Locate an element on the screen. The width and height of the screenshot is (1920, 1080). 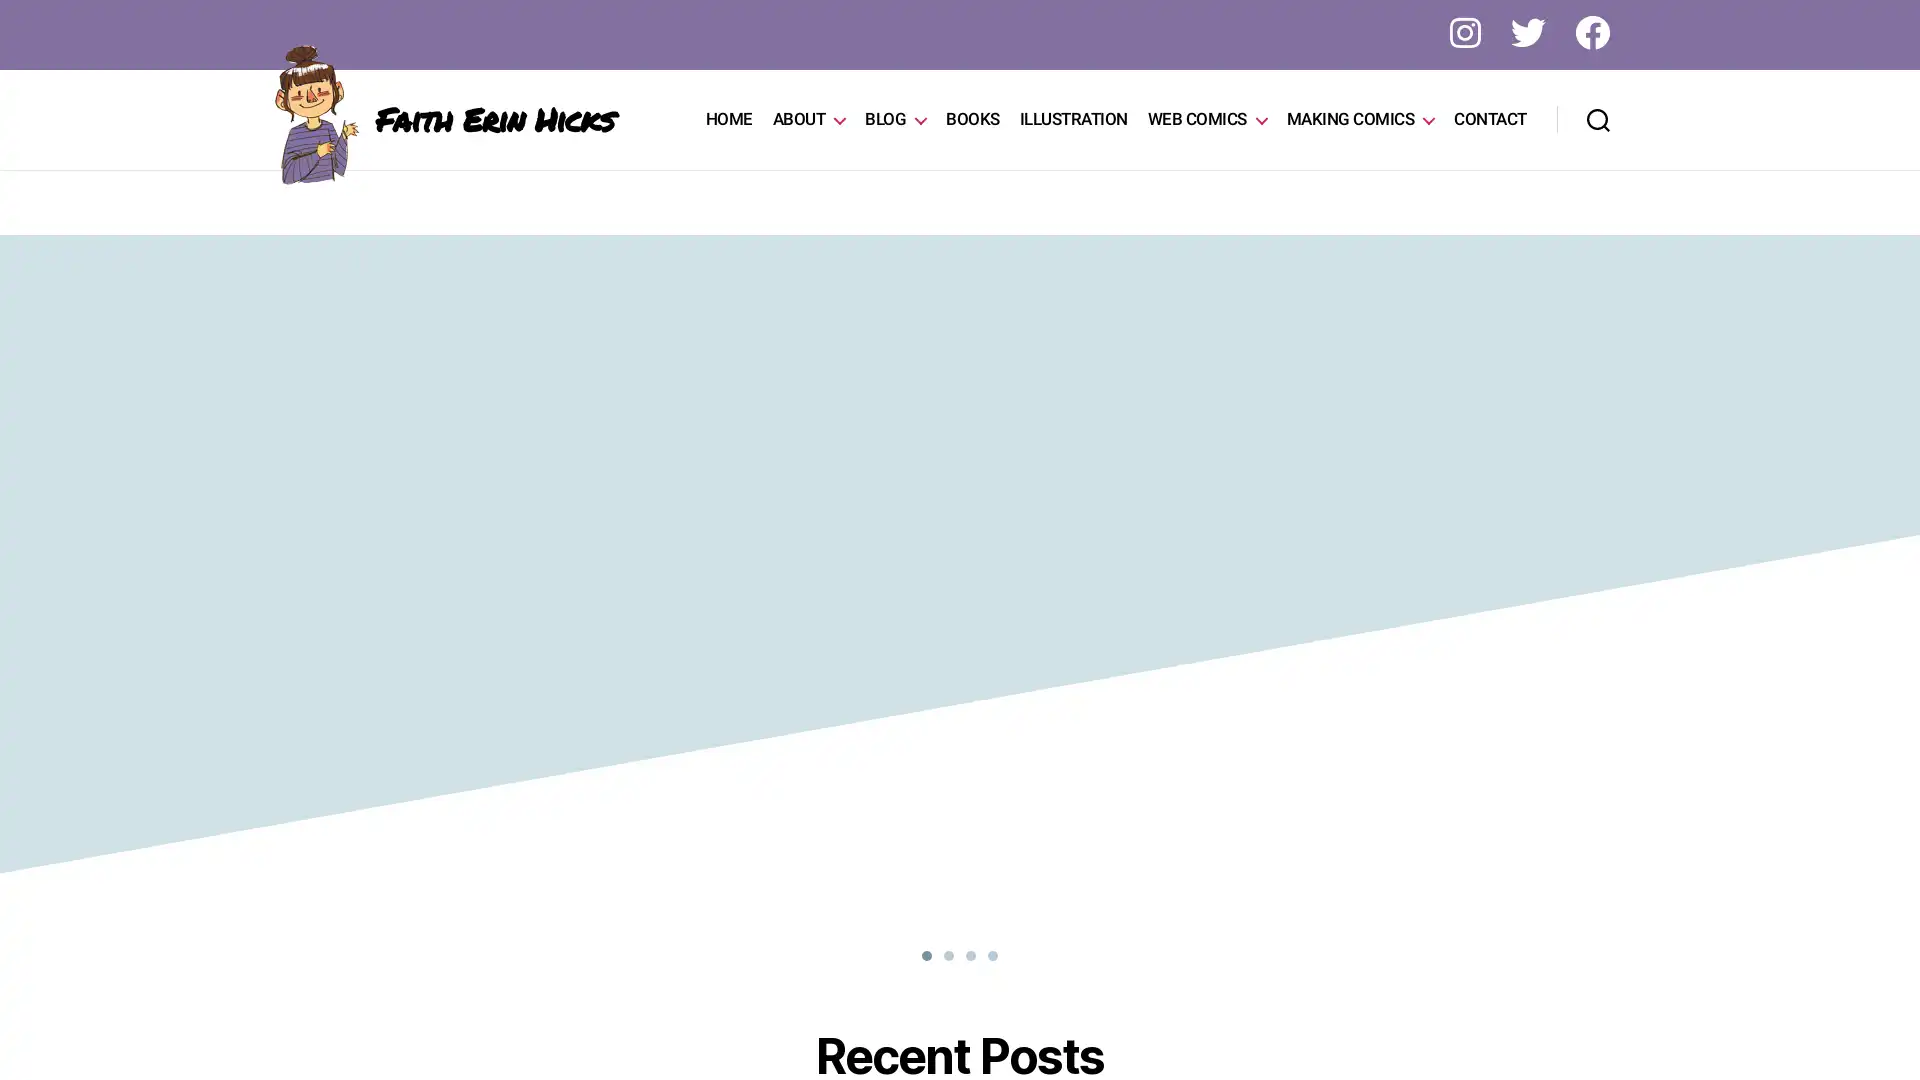
Slide 1 is located at coordinates (925, 954).